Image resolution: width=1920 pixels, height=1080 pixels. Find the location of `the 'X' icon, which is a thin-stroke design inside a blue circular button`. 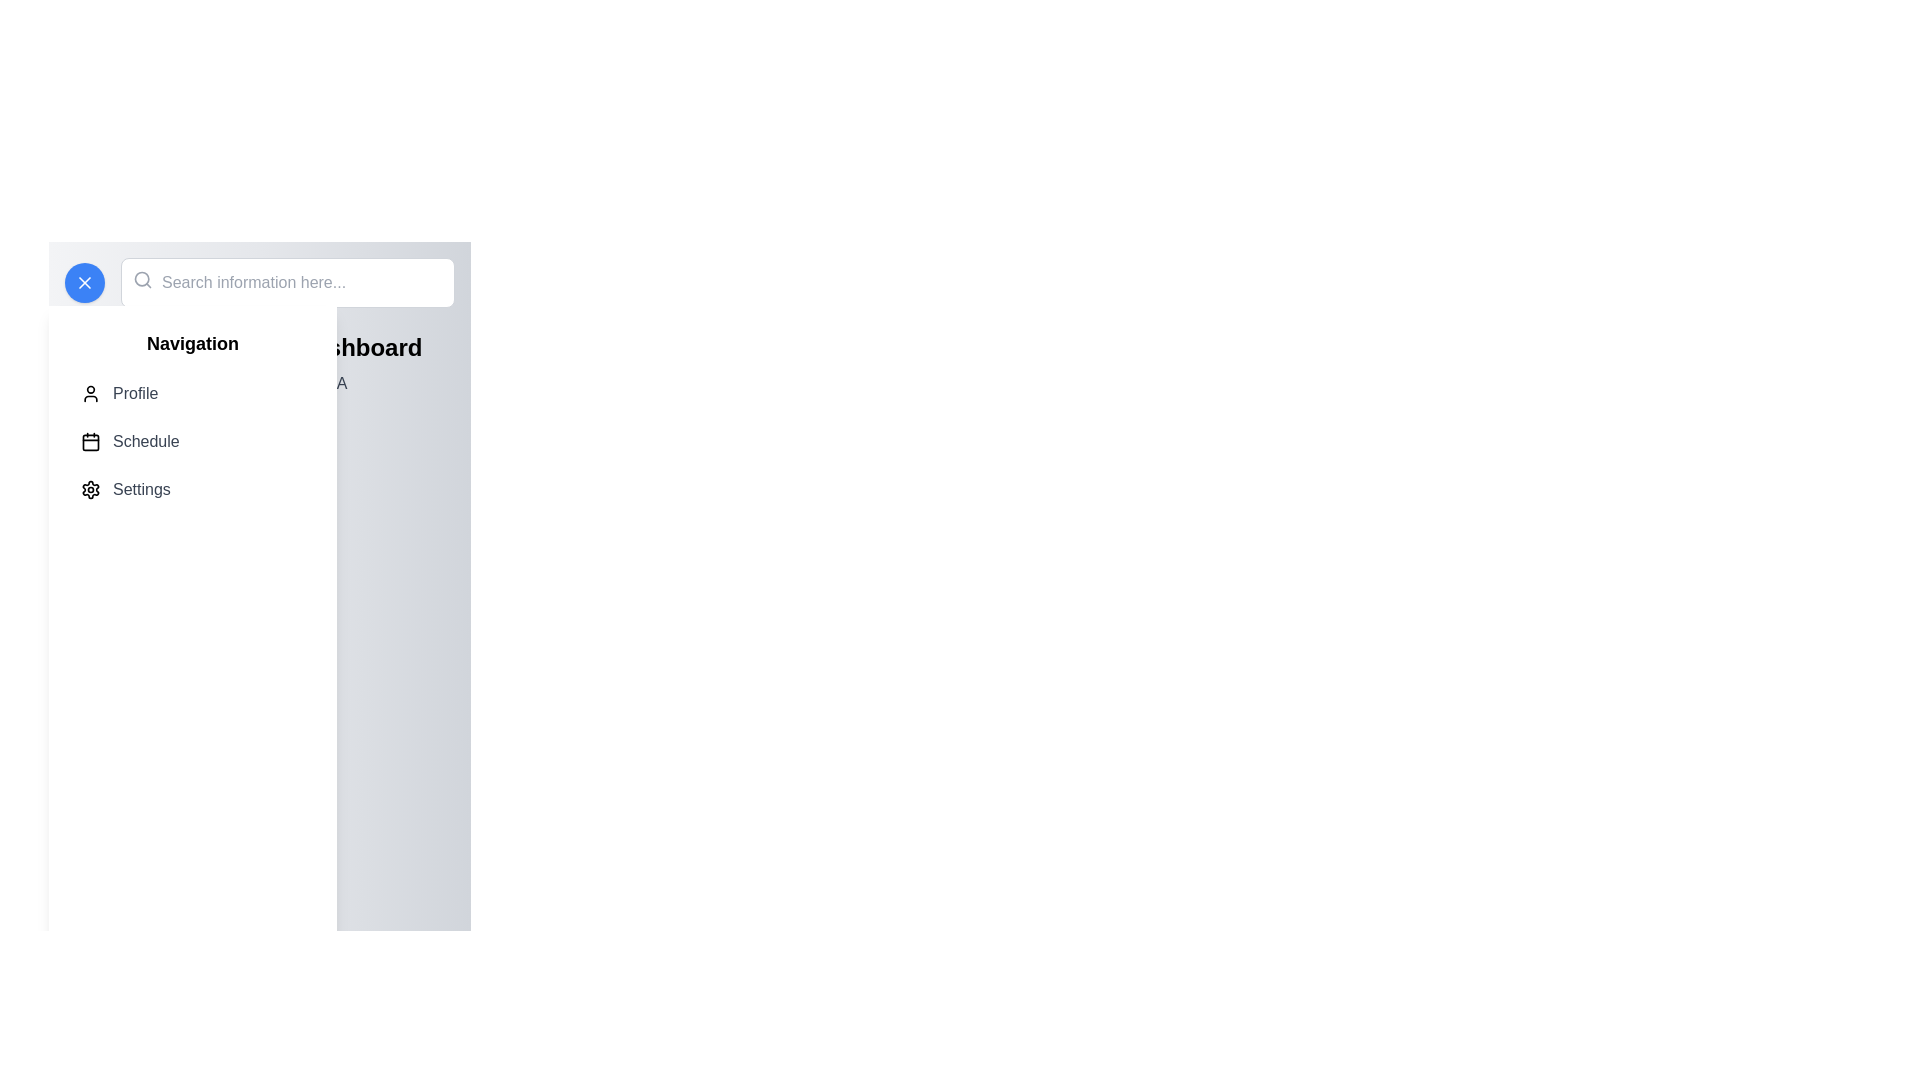

the 'X' icon, which is a thin-stroke design inside a blue circular button is located at coordinates (84, 282).